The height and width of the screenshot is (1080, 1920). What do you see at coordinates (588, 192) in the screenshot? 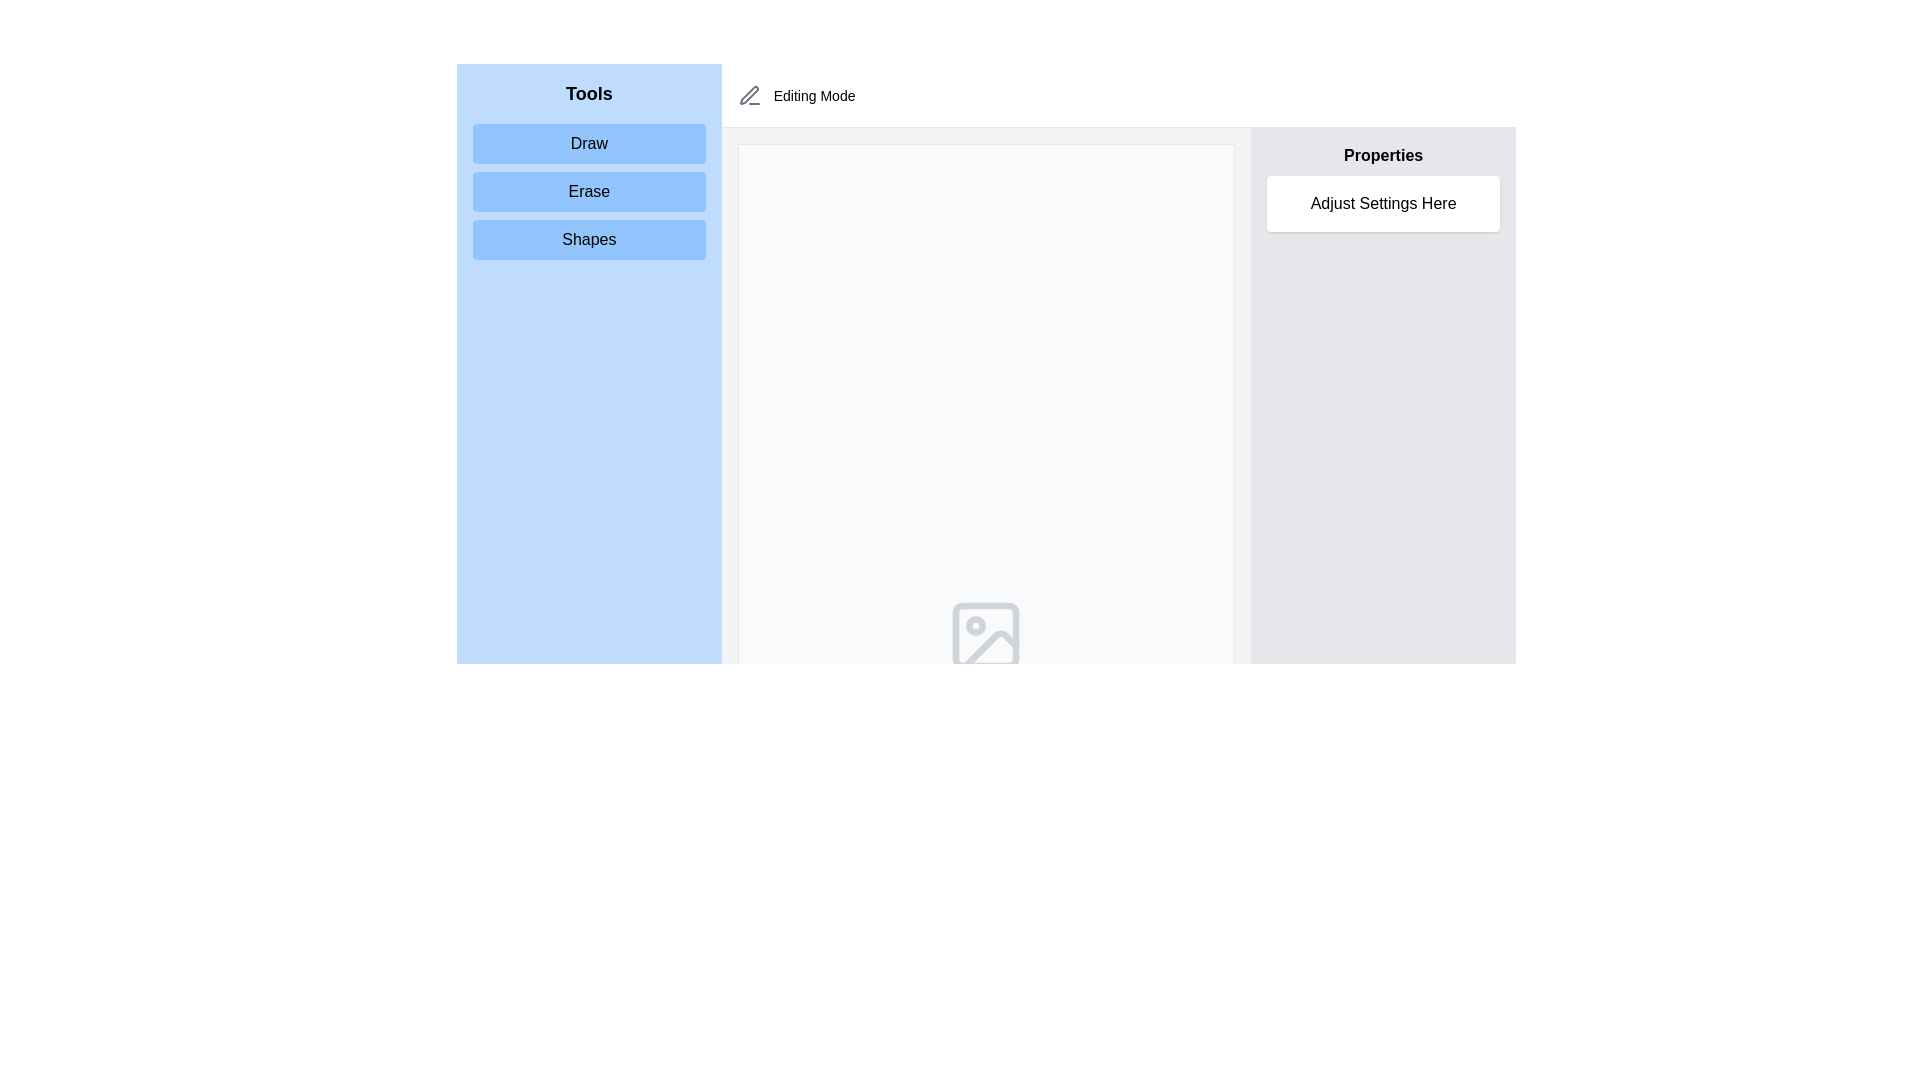
I see `the 'Erase' button located in the left sidebar beneath the 'Tools' header` at bounding box center [588, 192].